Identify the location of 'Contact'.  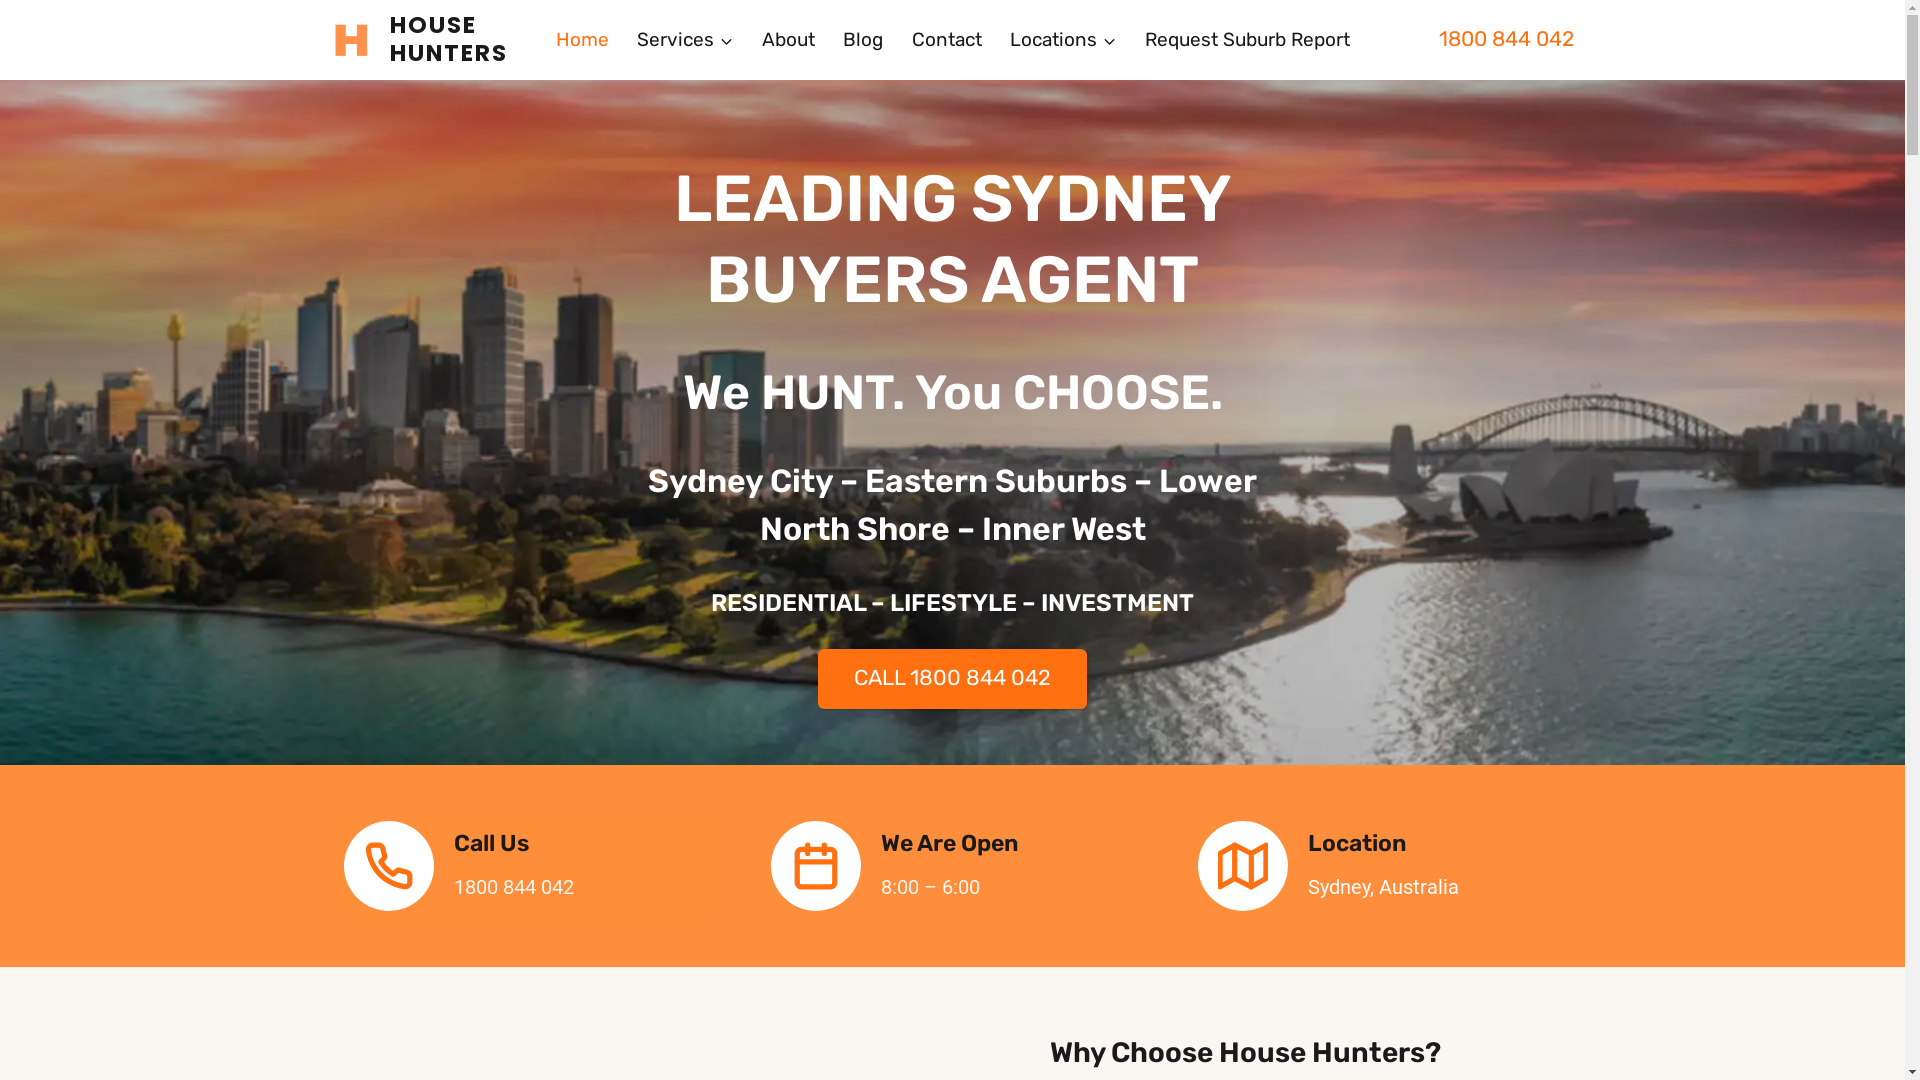
(945, 39).